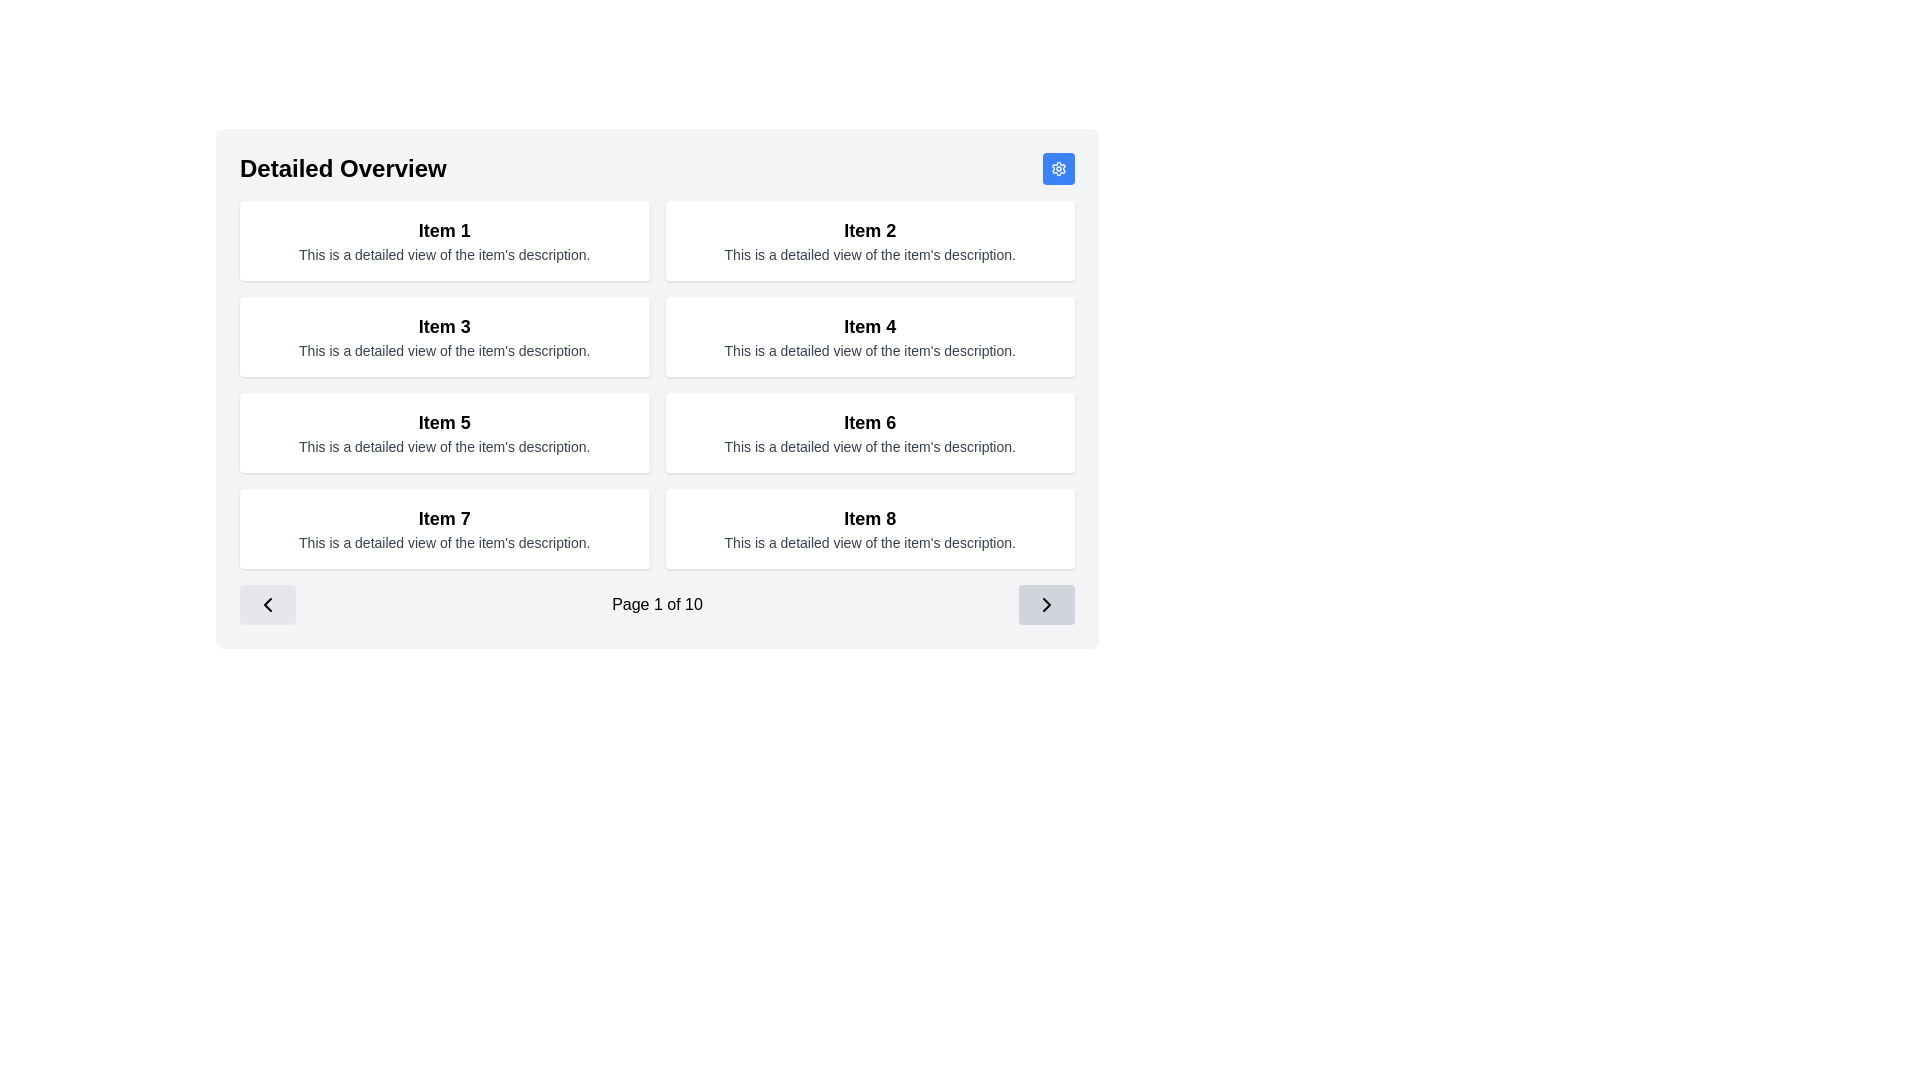 Image resolution: width=1920 pixels, height=1080 pixels. What do you see at coordinates (443, 326) in the screenshot?
I see `the title heading for 'Item 3' located in the second column and second row of the grid layout, above the detailed description text` at bounding box center [443, 326].